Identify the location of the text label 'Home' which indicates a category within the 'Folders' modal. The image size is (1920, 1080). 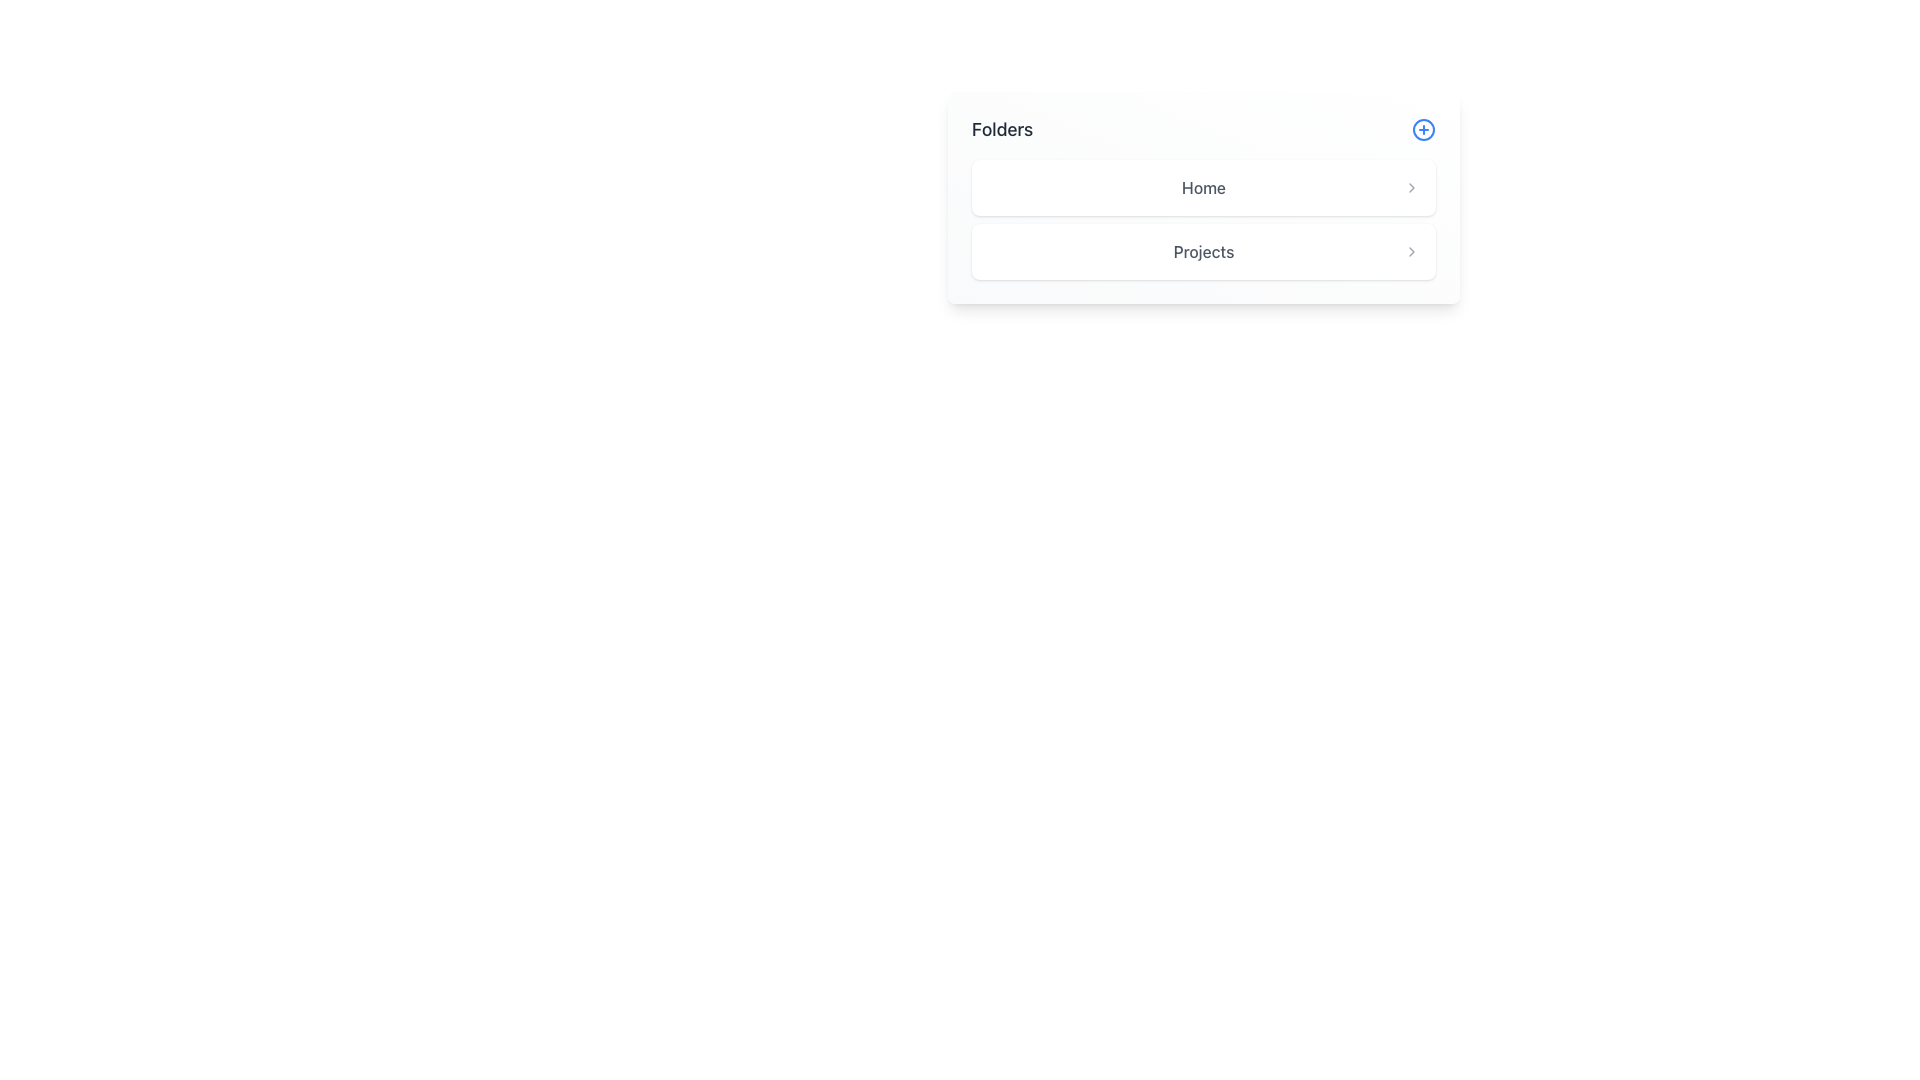
(1203, 188).